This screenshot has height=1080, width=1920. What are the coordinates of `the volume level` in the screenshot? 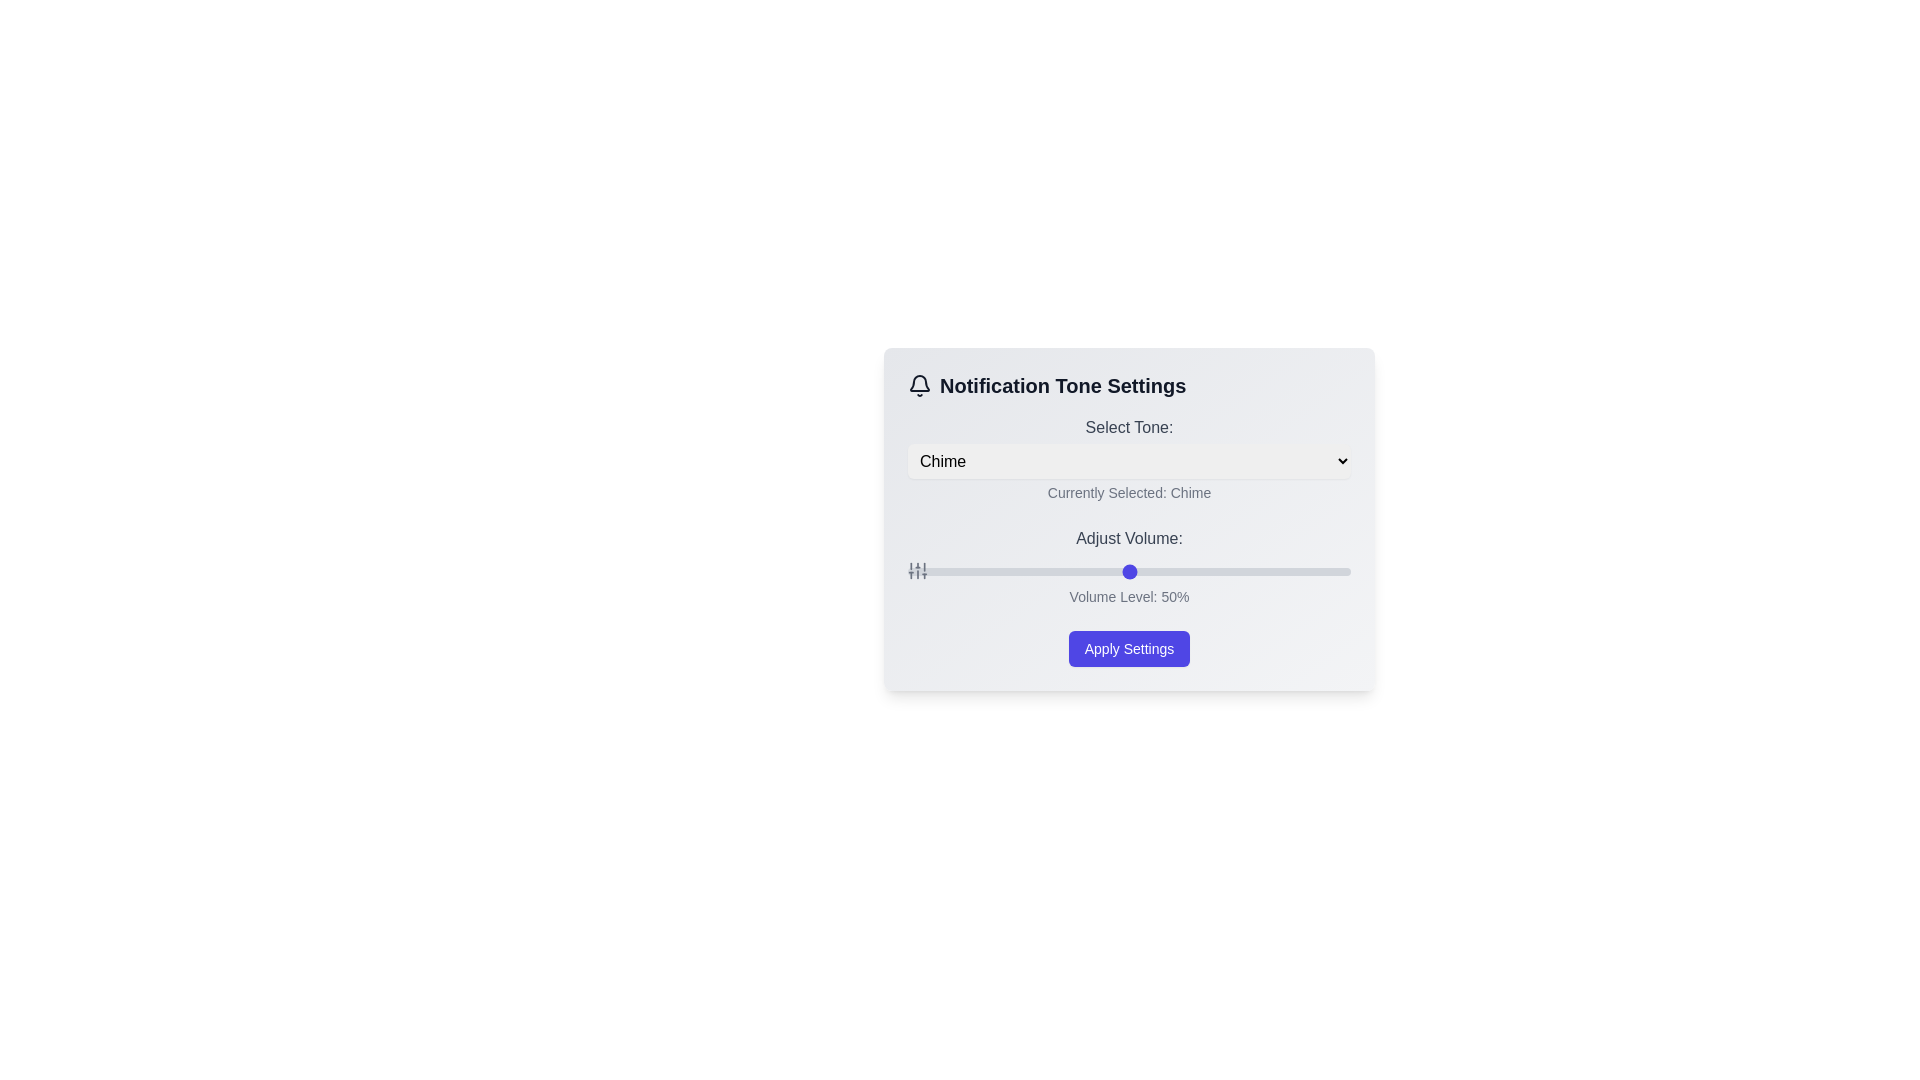 It's located at (1075, 571).